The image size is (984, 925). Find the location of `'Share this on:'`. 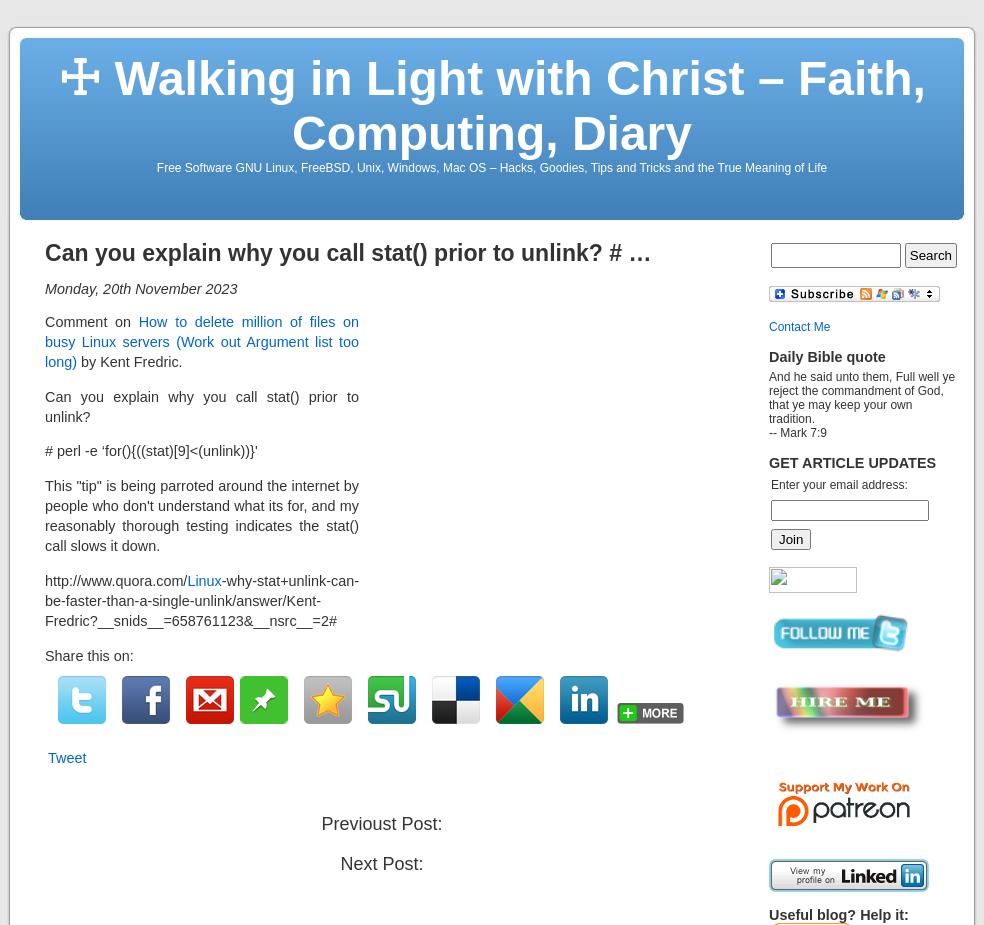

'Share this on:' is located at coordinates (43, 654).